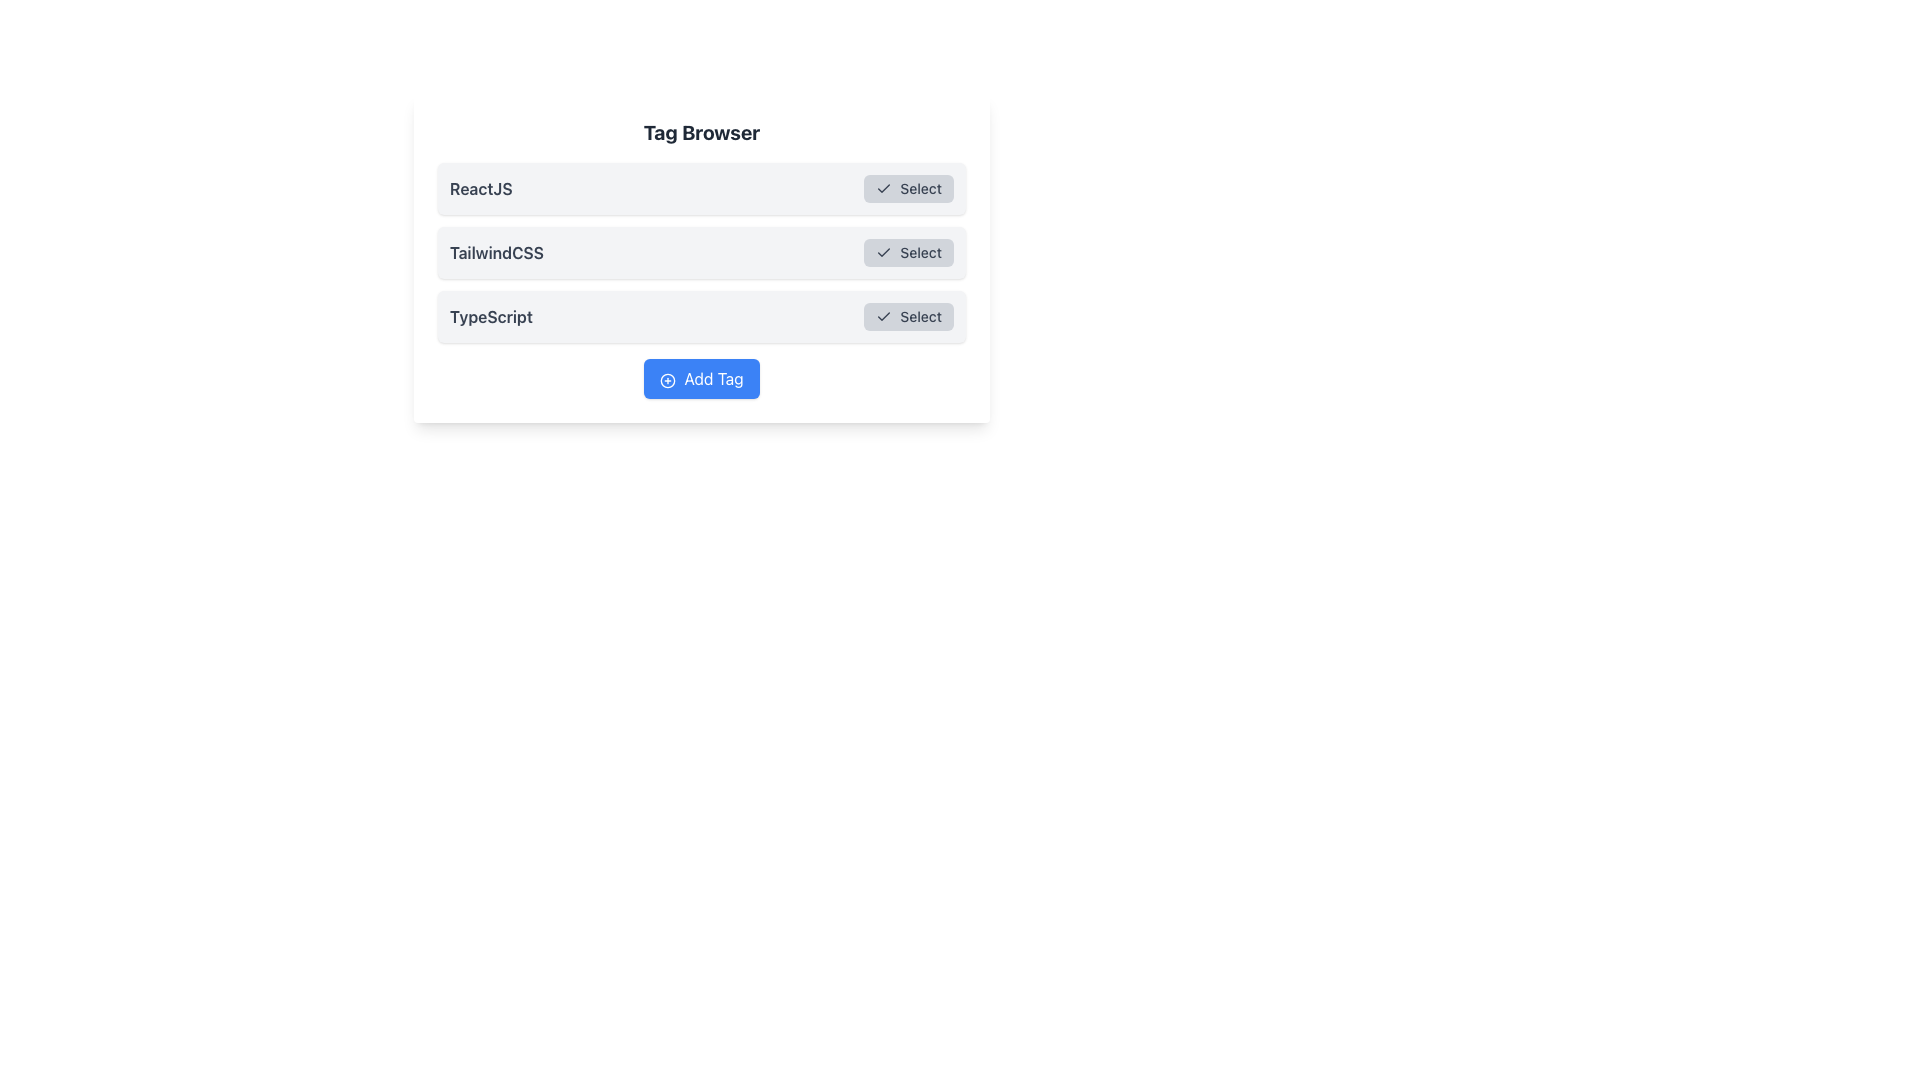 This screenshot has height=1080, width=1920. Describe the element at coordinates (668, 380) in the screenshot. I see `the 'Add Tag' button, which contains a circular SVG graphic that signifies the action of adding a new tag` at that location.